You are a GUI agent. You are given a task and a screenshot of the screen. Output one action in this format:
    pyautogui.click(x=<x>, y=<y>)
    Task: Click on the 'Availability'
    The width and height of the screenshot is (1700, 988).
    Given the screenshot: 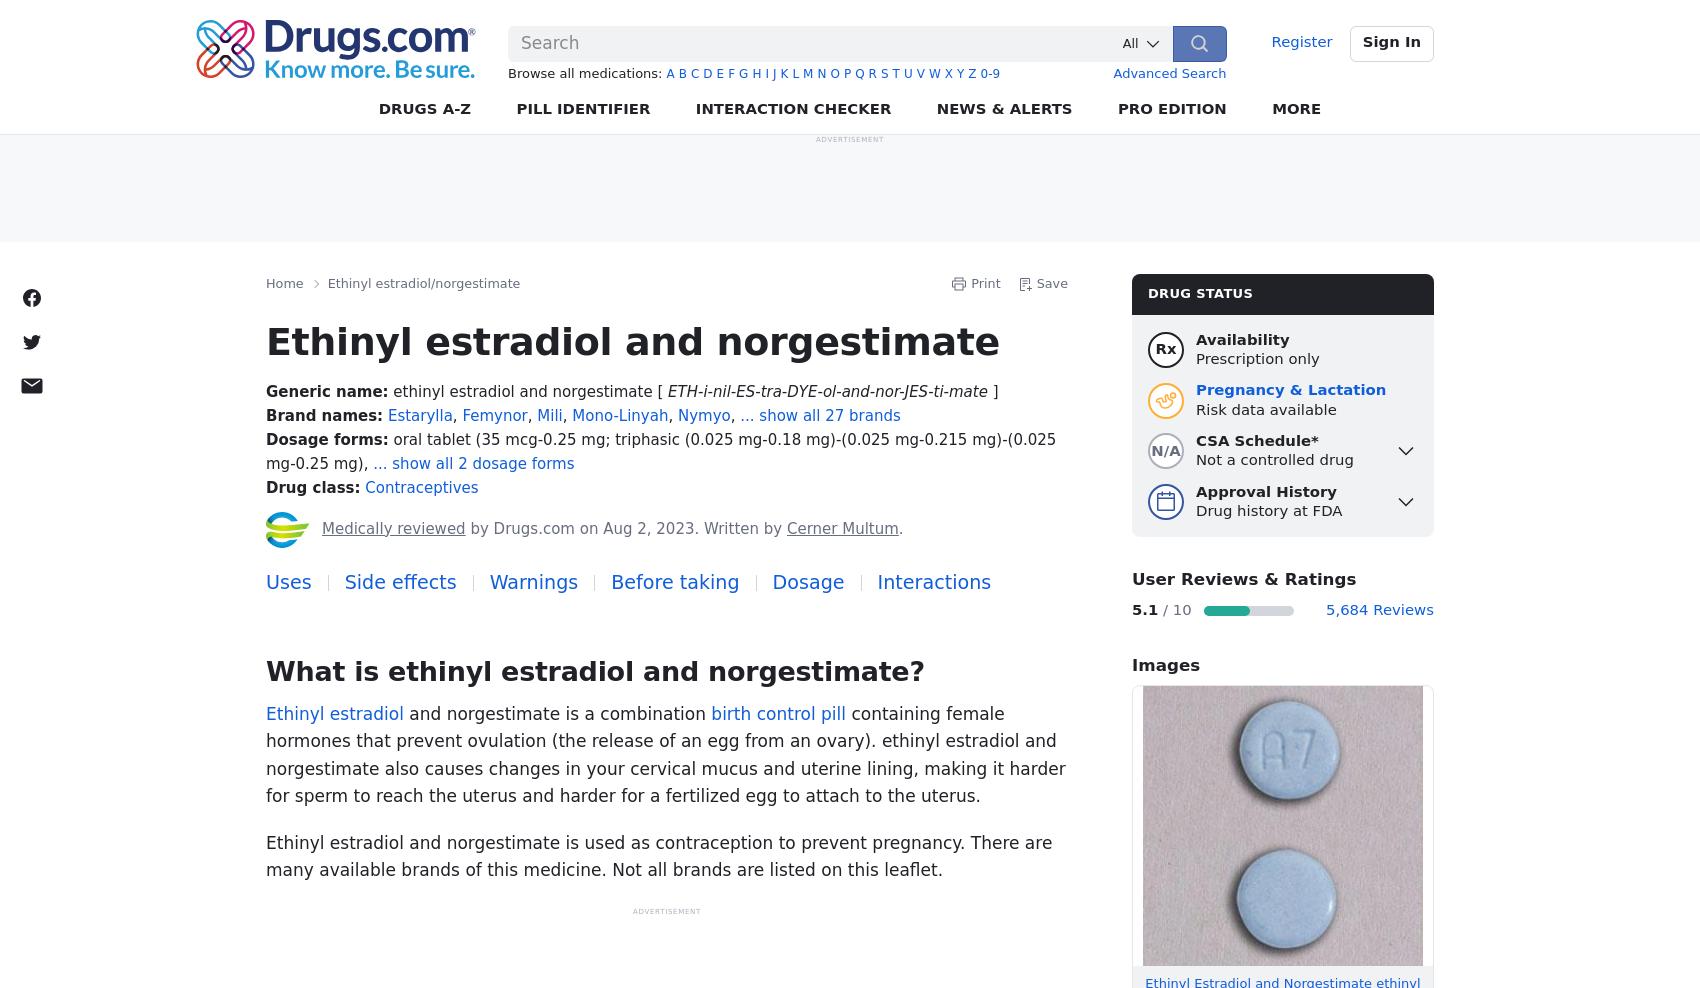 What is the action you would take?
    pyautogui.click(x=1241, y=338)
    